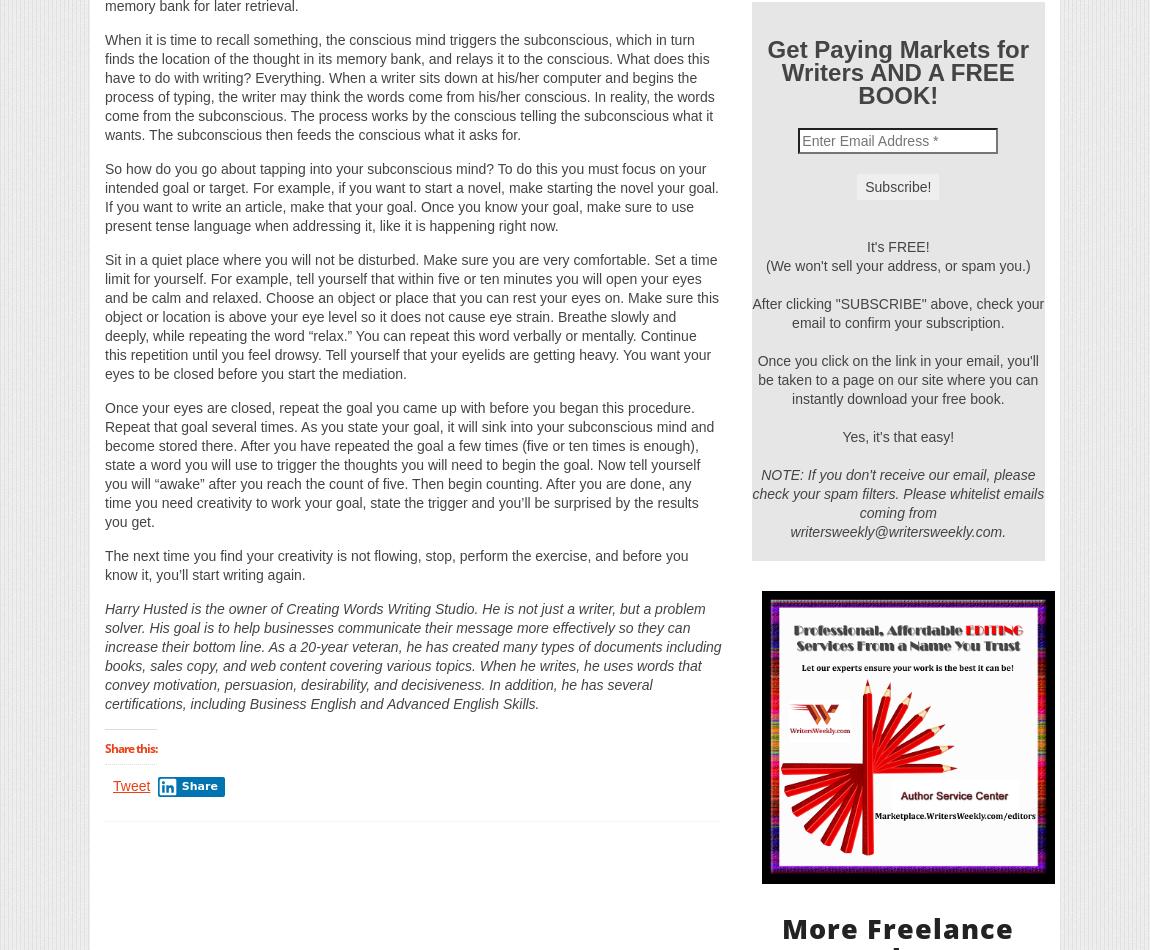  I want to click on 'Once your eyes are closed, repeat the goal you came up with before you began this procedure. Repeat that goal several times. As you state your goal, it will sink into your subconscious mind and become stored there. After you have repeated the goal a few times (five or ten times is enough), state a word you will use to trigger the thoughts you will need to begin the goal. Now tell yourself you will “awake” after you reach the count of five. Then begin counting. After you are done, any time you need creativity to work your goal, state the trigger and you’ll be surprised by the results you get.', so click(409, 462).